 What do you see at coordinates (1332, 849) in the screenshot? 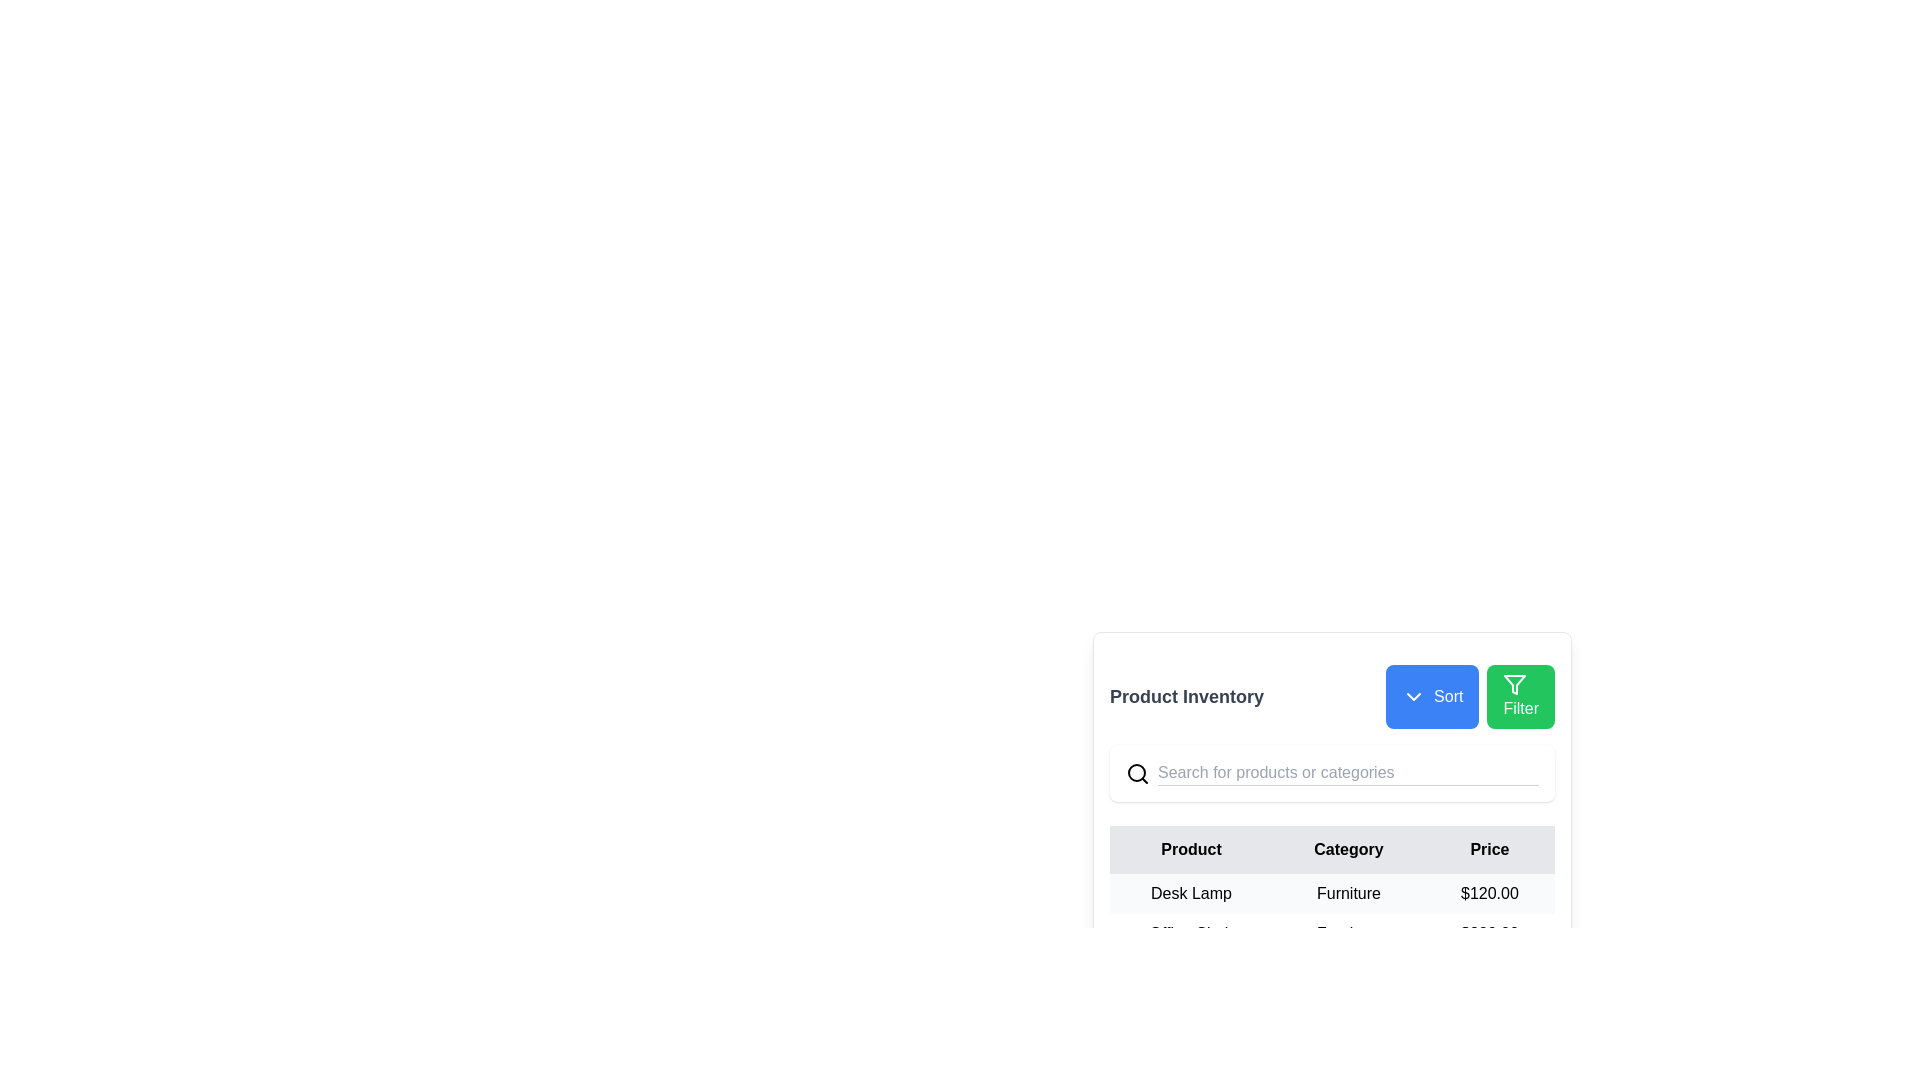
I see `the Table Header Row that labels the three columns for product details, categories, and prices, located directly below the search bar` at bounding box center [1332, 849].